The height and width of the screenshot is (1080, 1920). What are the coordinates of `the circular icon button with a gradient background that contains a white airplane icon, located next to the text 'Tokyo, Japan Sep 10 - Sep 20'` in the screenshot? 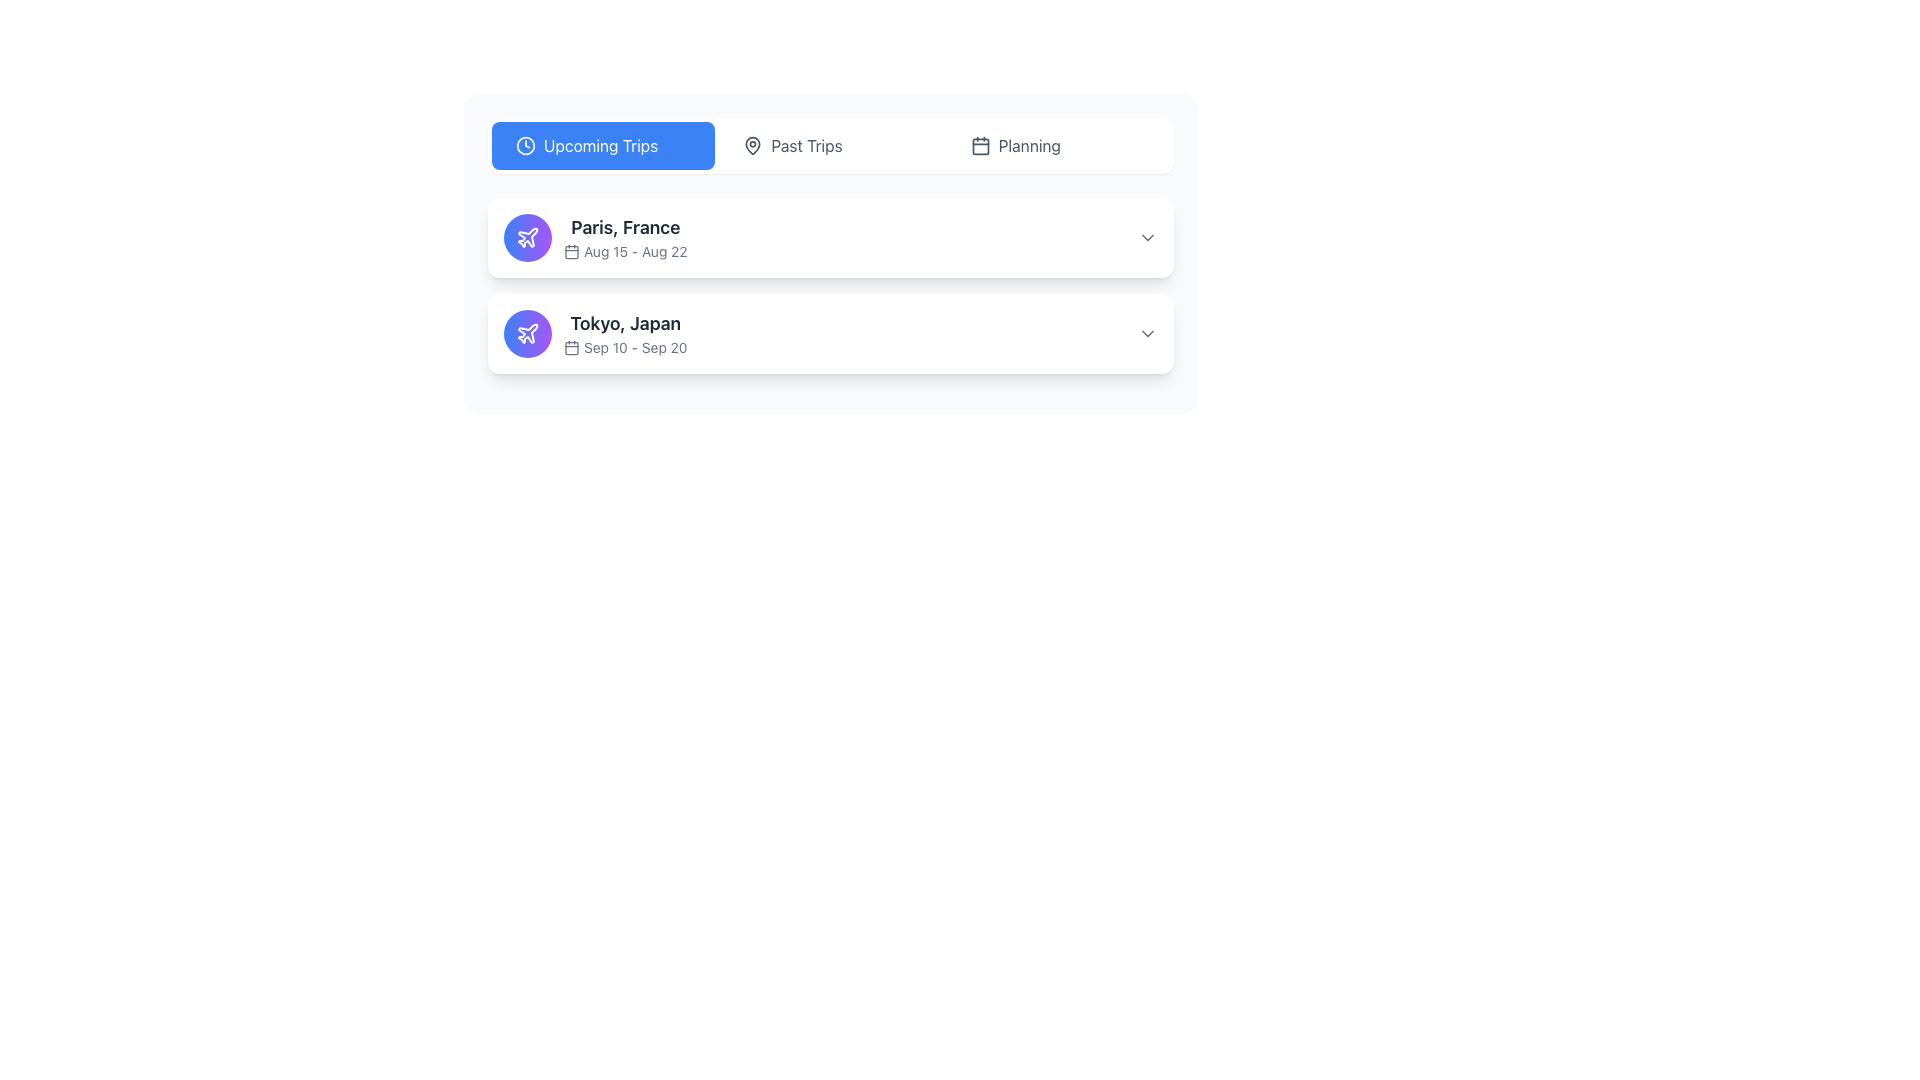 It's located at (528, 333).